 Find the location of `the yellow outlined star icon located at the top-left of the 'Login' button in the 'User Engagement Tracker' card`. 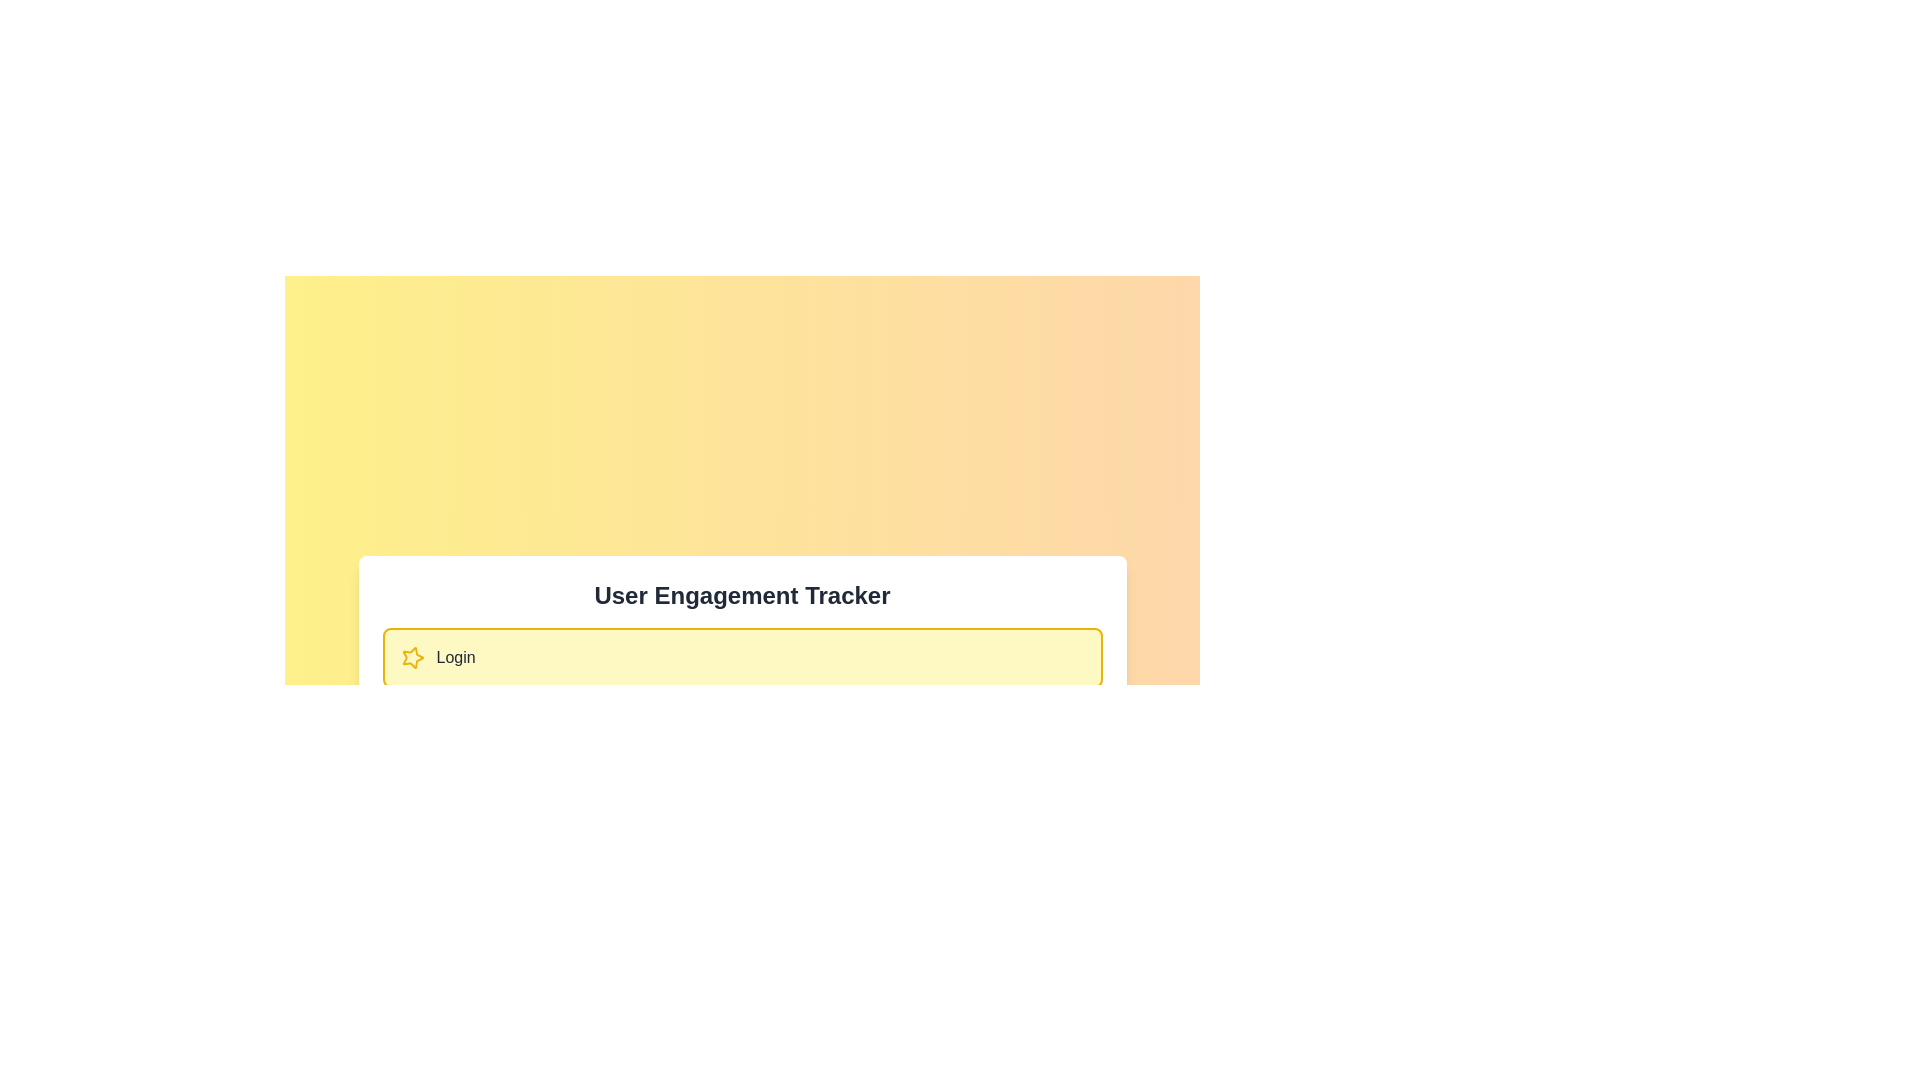

the yellow outlined star icon located at the top-left of the 'Login' button in the 'User Engagement Tracker' card is located at coordinates (411, 658).